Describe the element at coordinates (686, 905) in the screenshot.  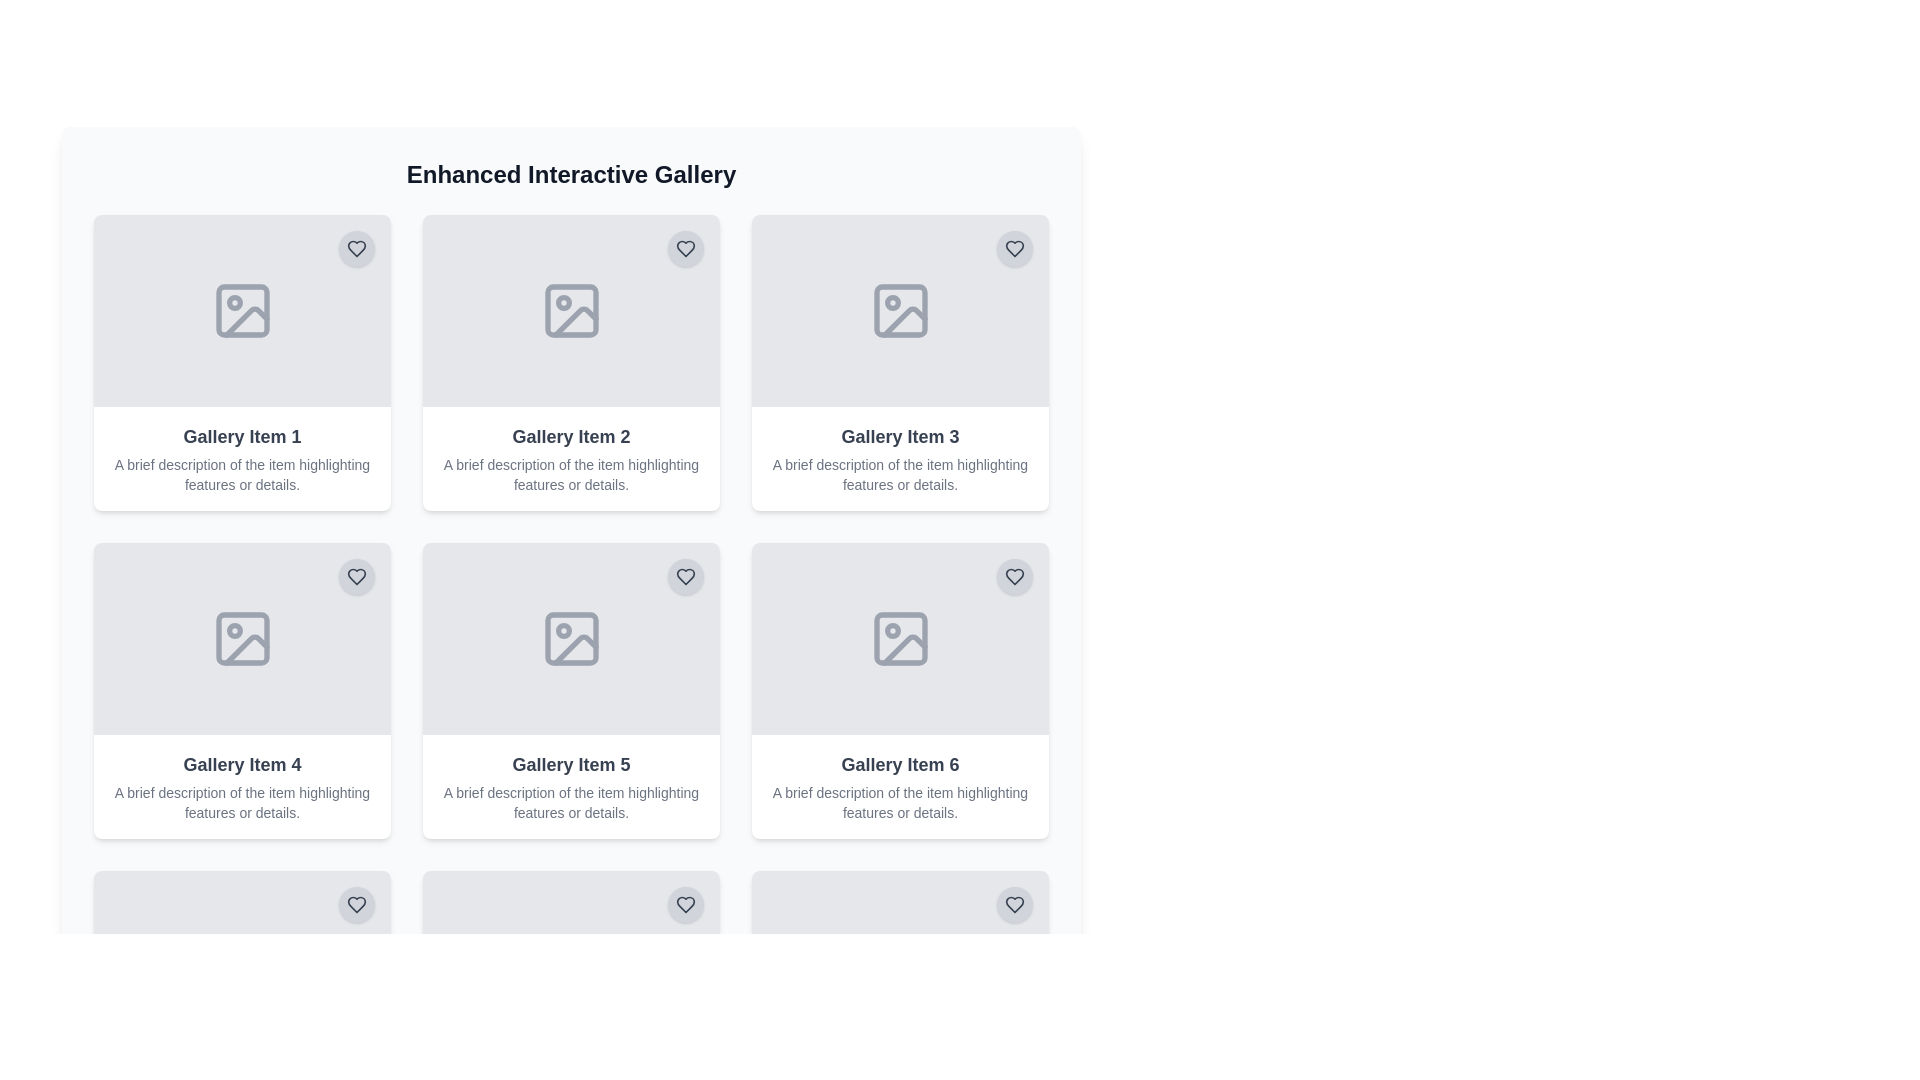
I see `the heart-shaped icon button located in the top-right corner of the sixth gallery card` at that location.